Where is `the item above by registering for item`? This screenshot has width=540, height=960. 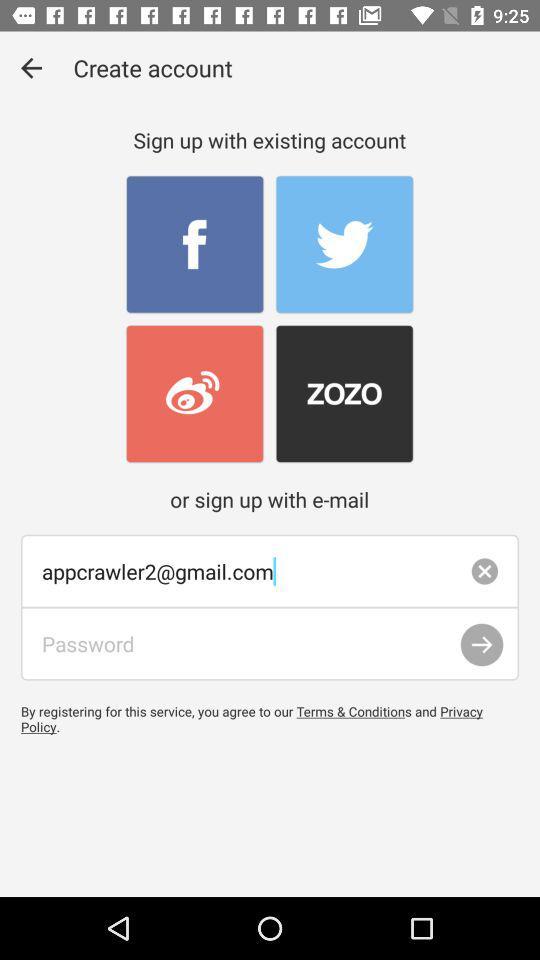 the item above by registering for item is located at coordinates (481, 644).